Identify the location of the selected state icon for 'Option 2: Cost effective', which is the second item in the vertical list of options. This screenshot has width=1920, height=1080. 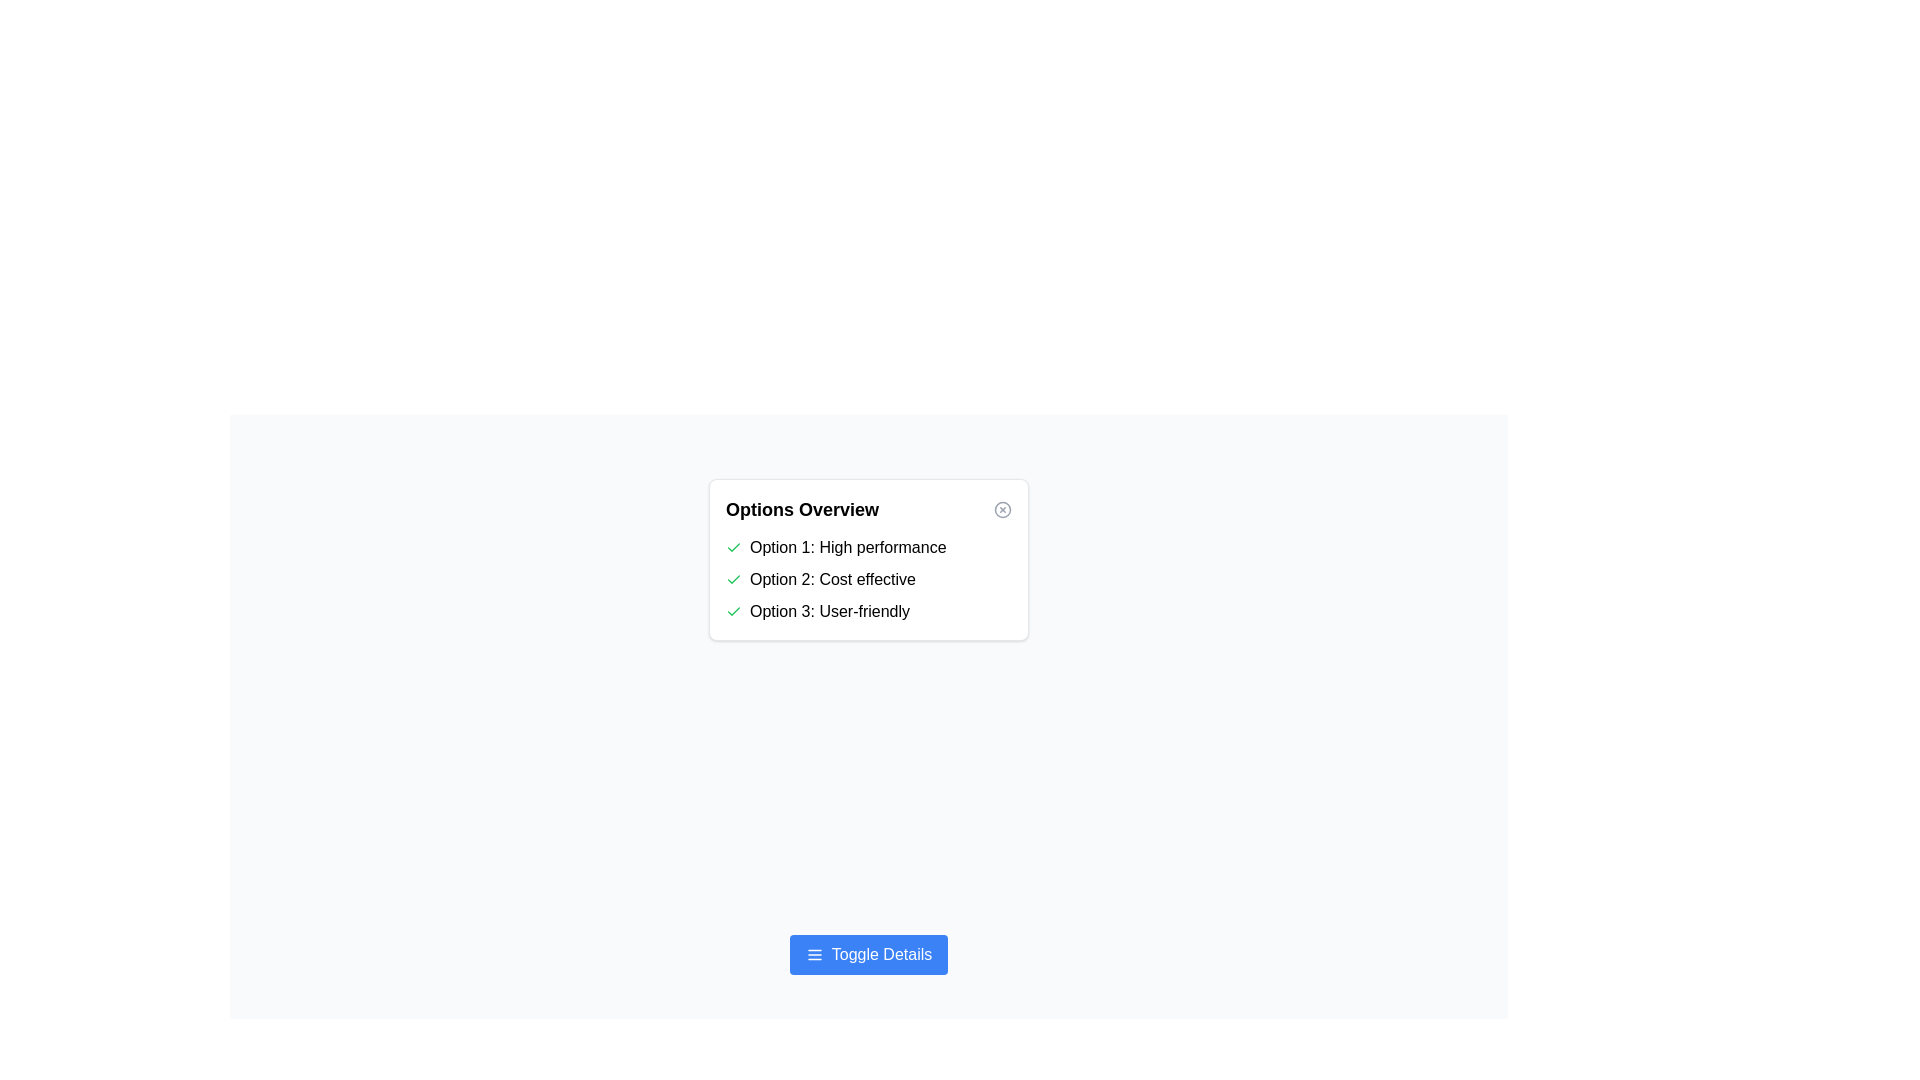
(733, 579).